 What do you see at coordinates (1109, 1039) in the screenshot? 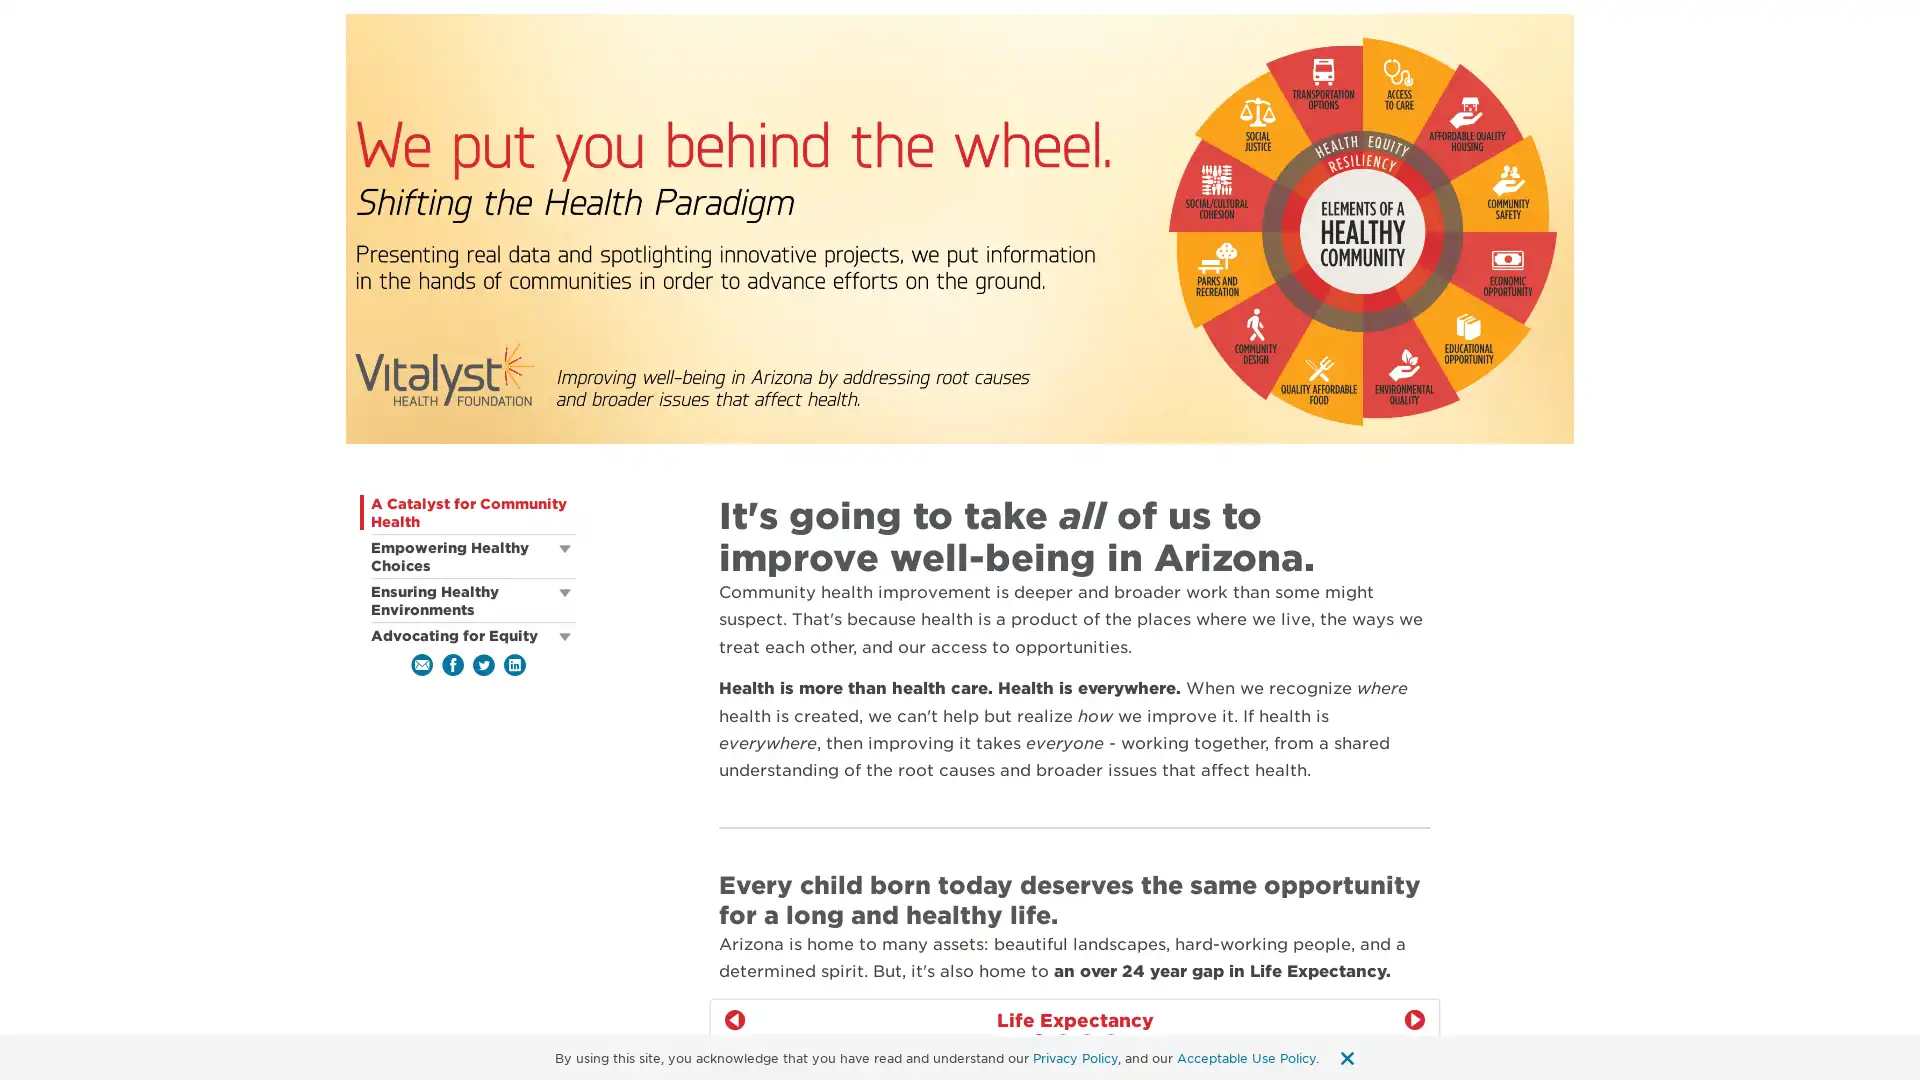
I see `carousel screen indicator` at bounding box center [1109, 1039].